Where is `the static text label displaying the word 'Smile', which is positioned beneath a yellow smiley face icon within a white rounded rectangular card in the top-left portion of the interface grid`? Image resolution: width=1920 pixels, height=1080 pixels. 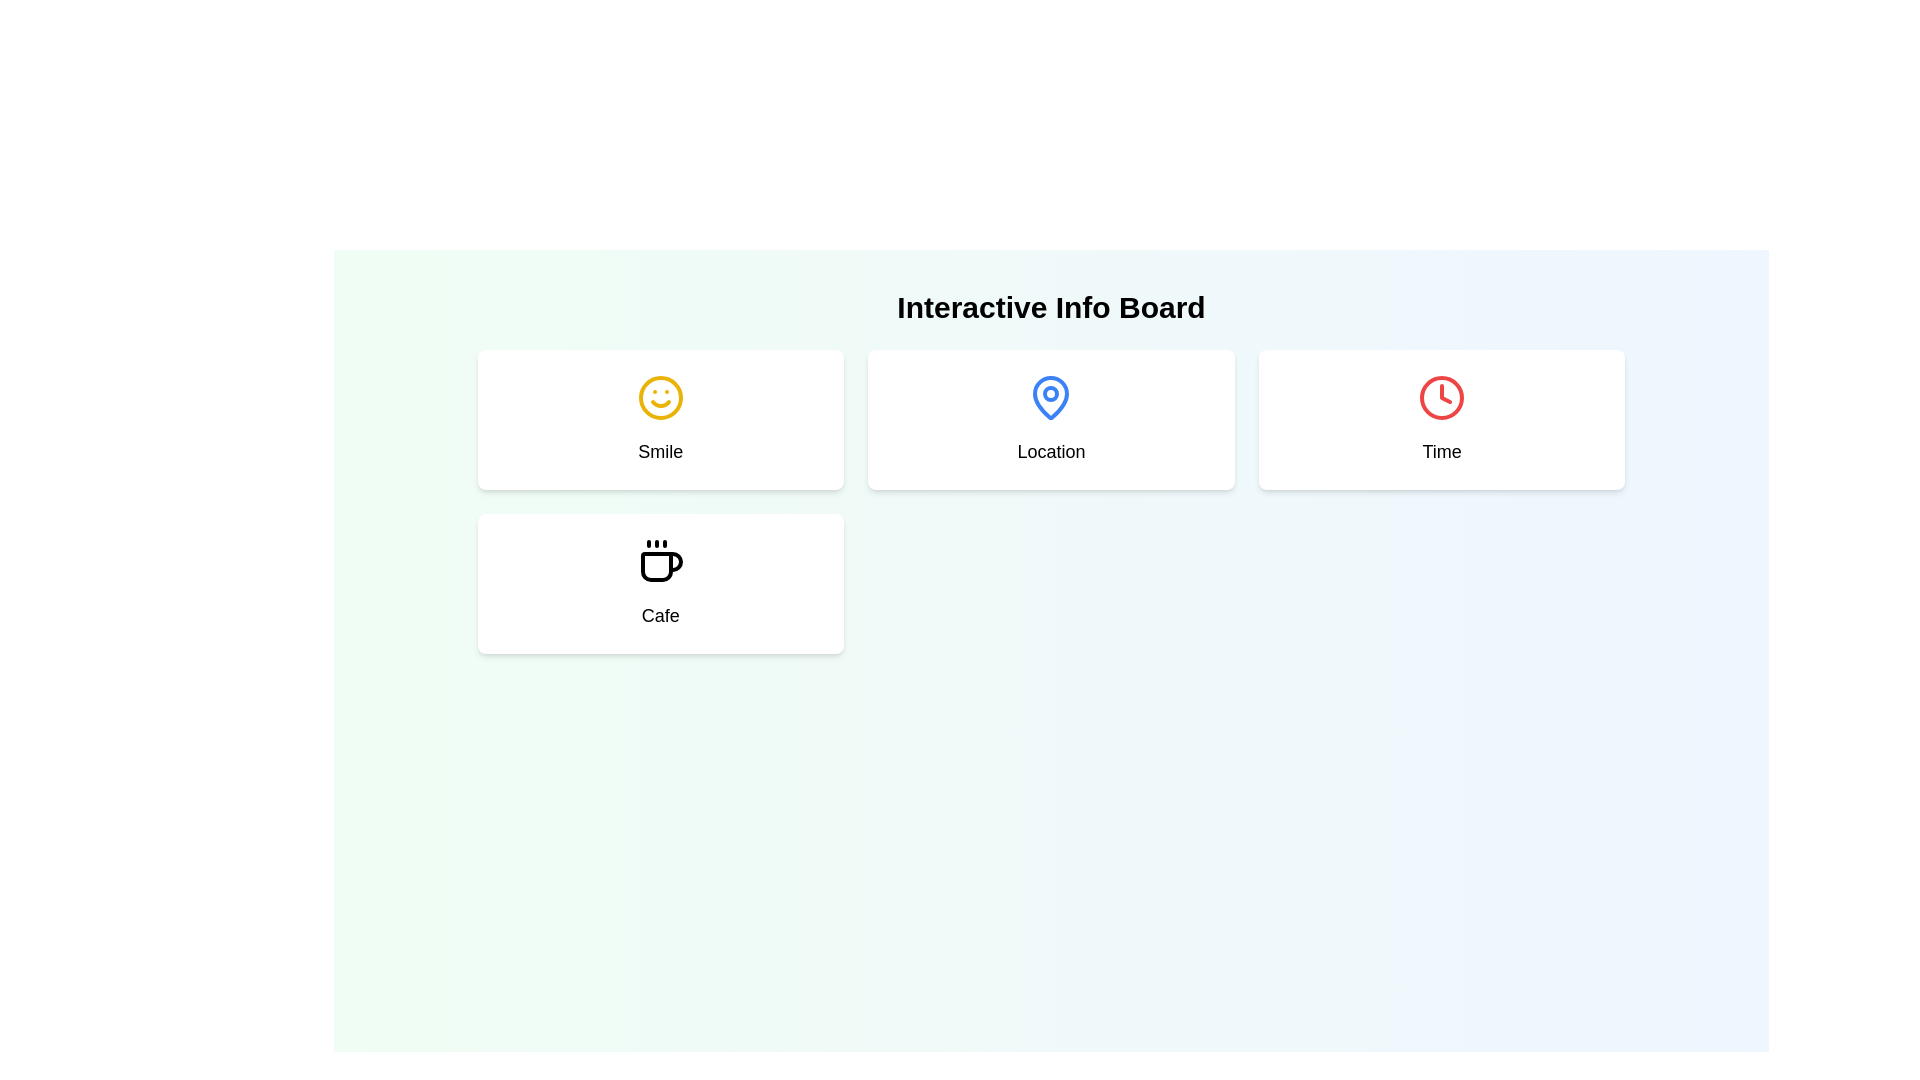 the static text label displaying the word 'Smile', which is positioned beneath a yellow smiley face icon within a white rounded rectangular card in the top-left portion of the interface grid is located at coordinates (660, 451).